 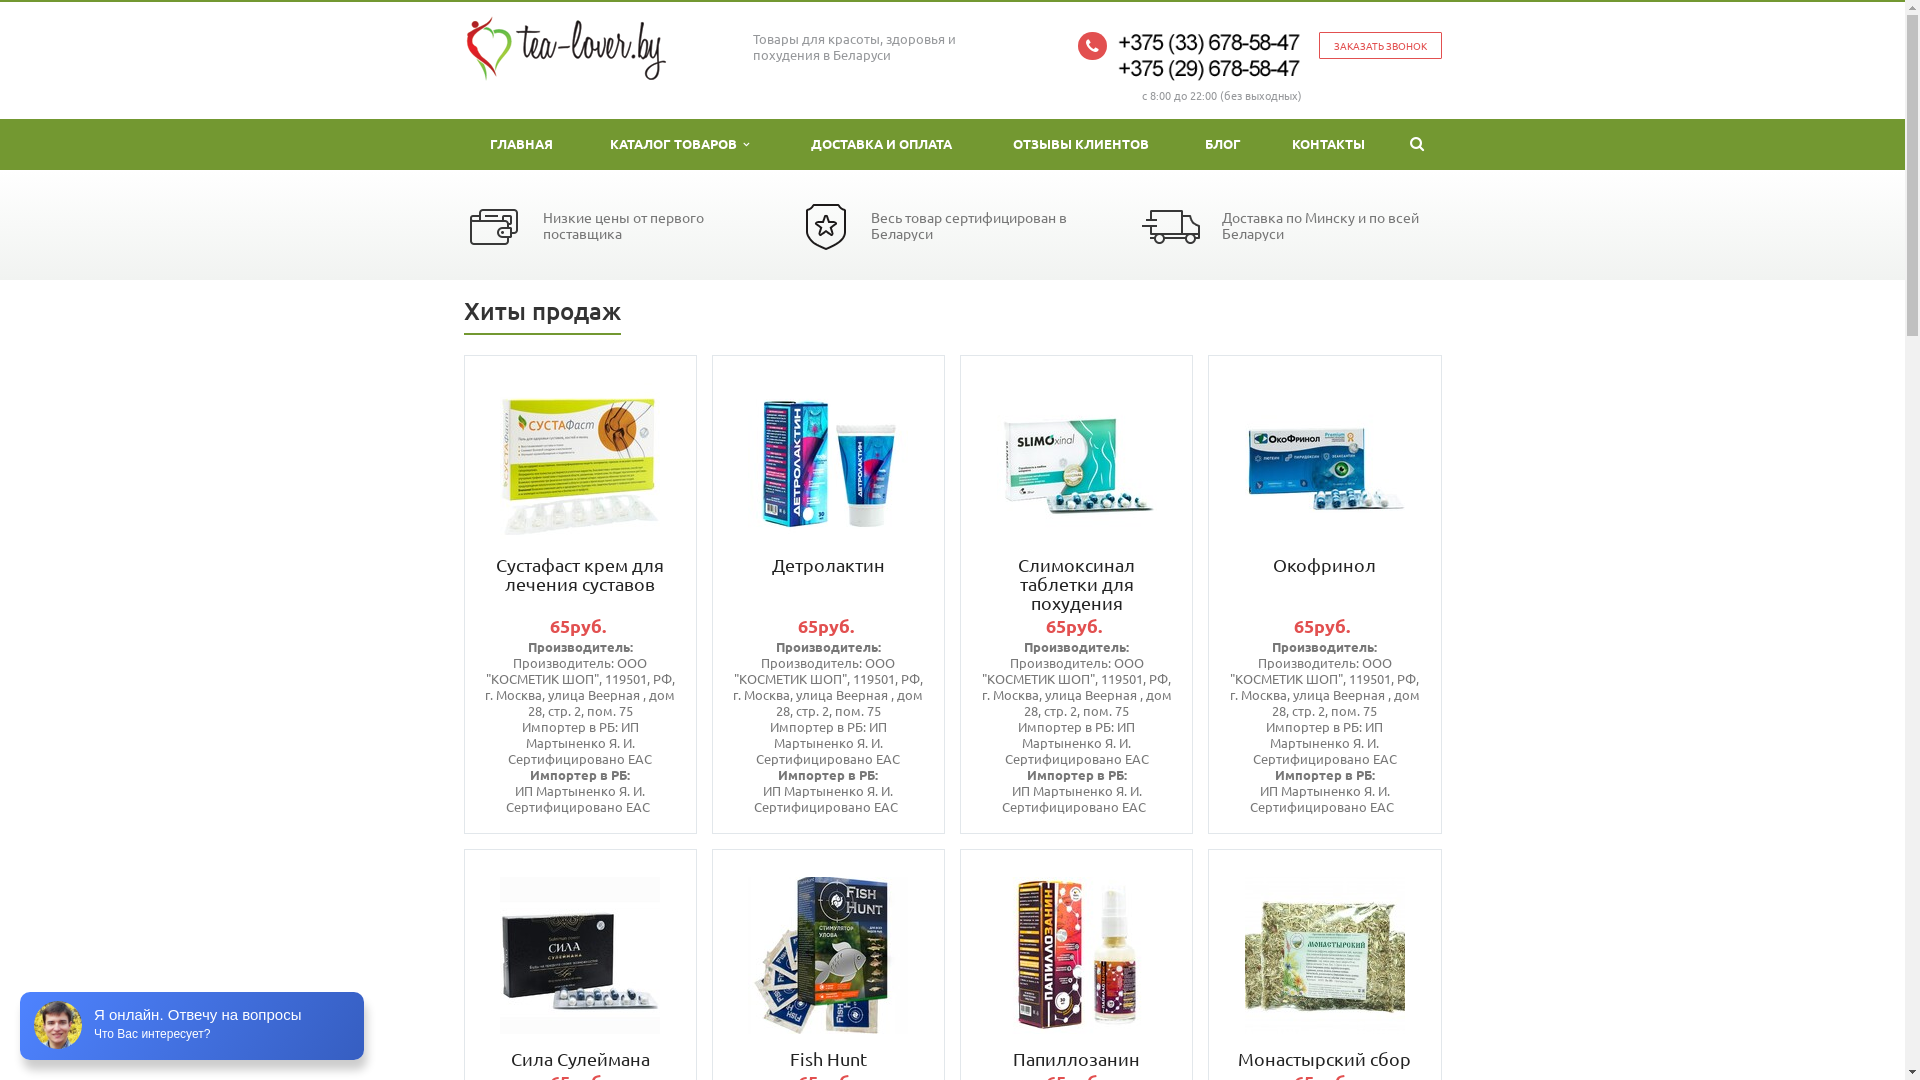 I want to click on 'Fish Hunt', so click(x=828, y=954).